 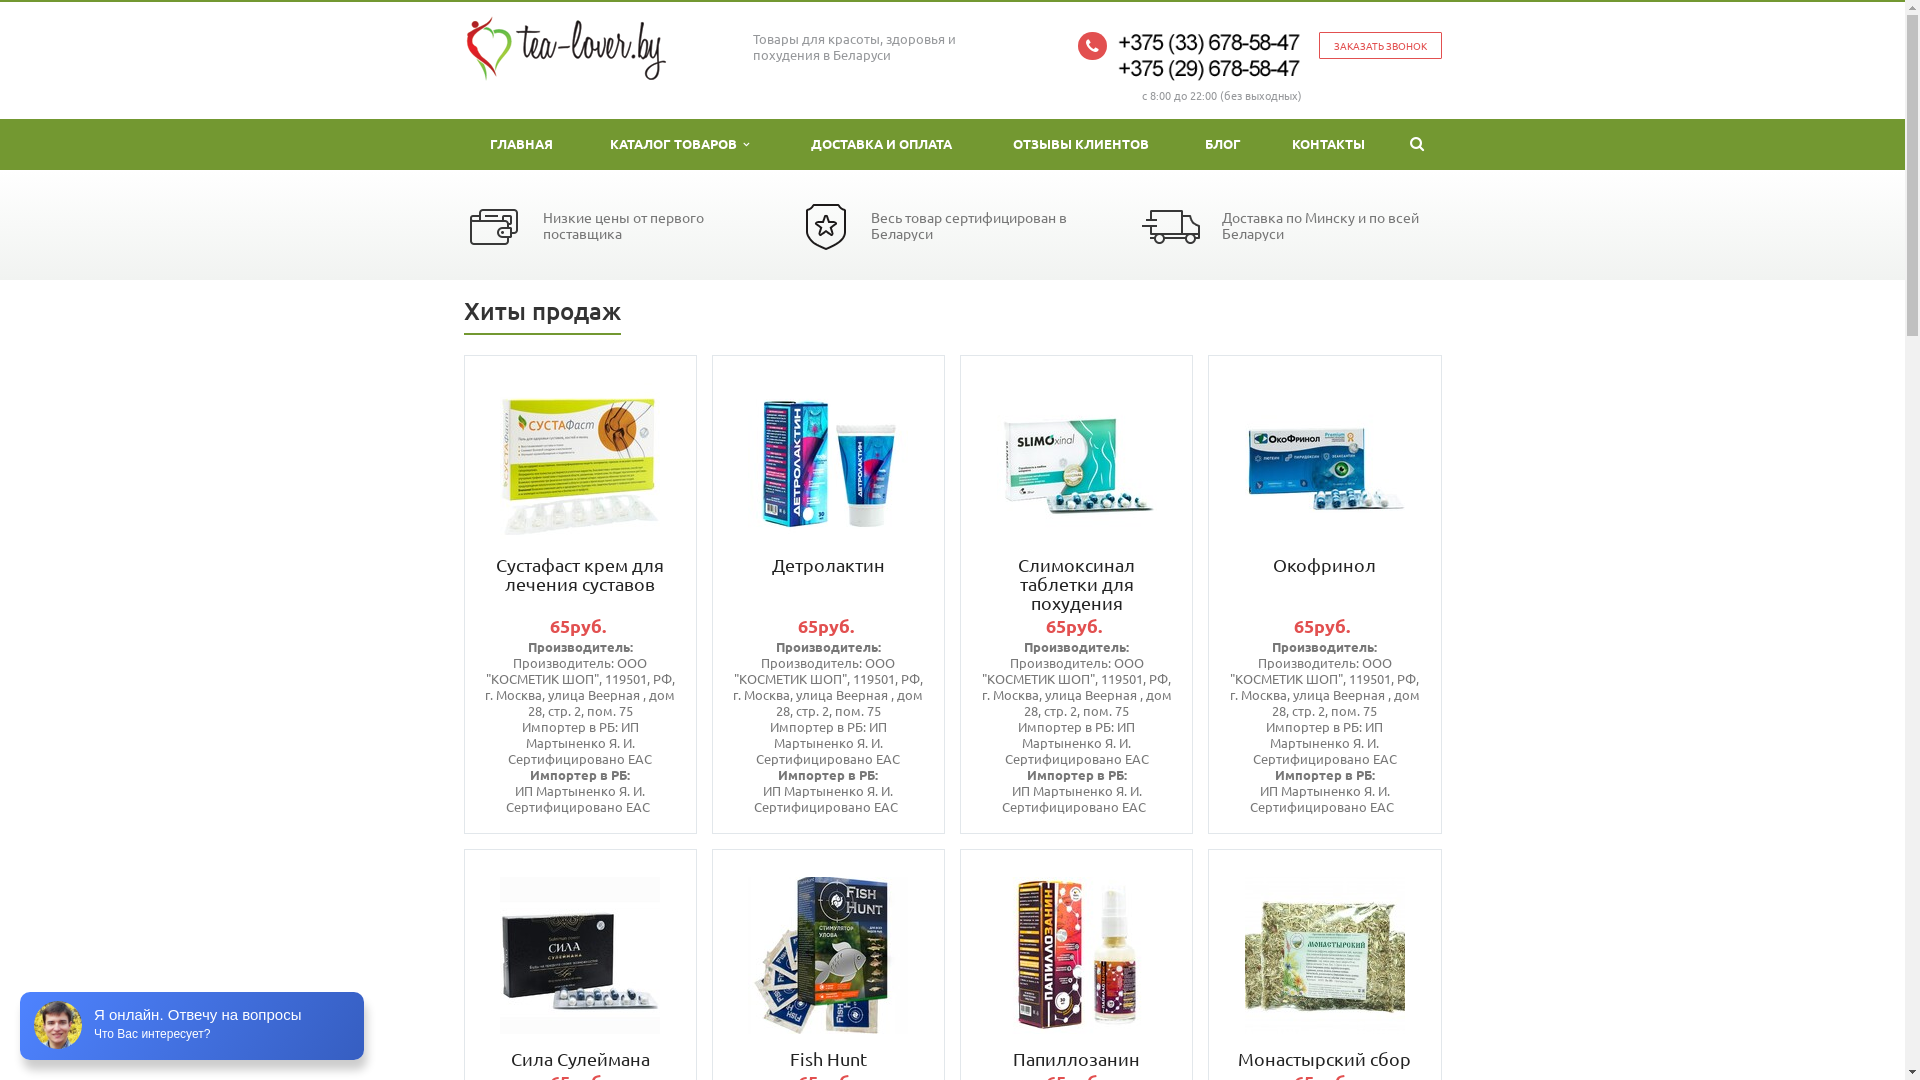 I want to click on 'Fish Hunt', so click(x=828, y=954).